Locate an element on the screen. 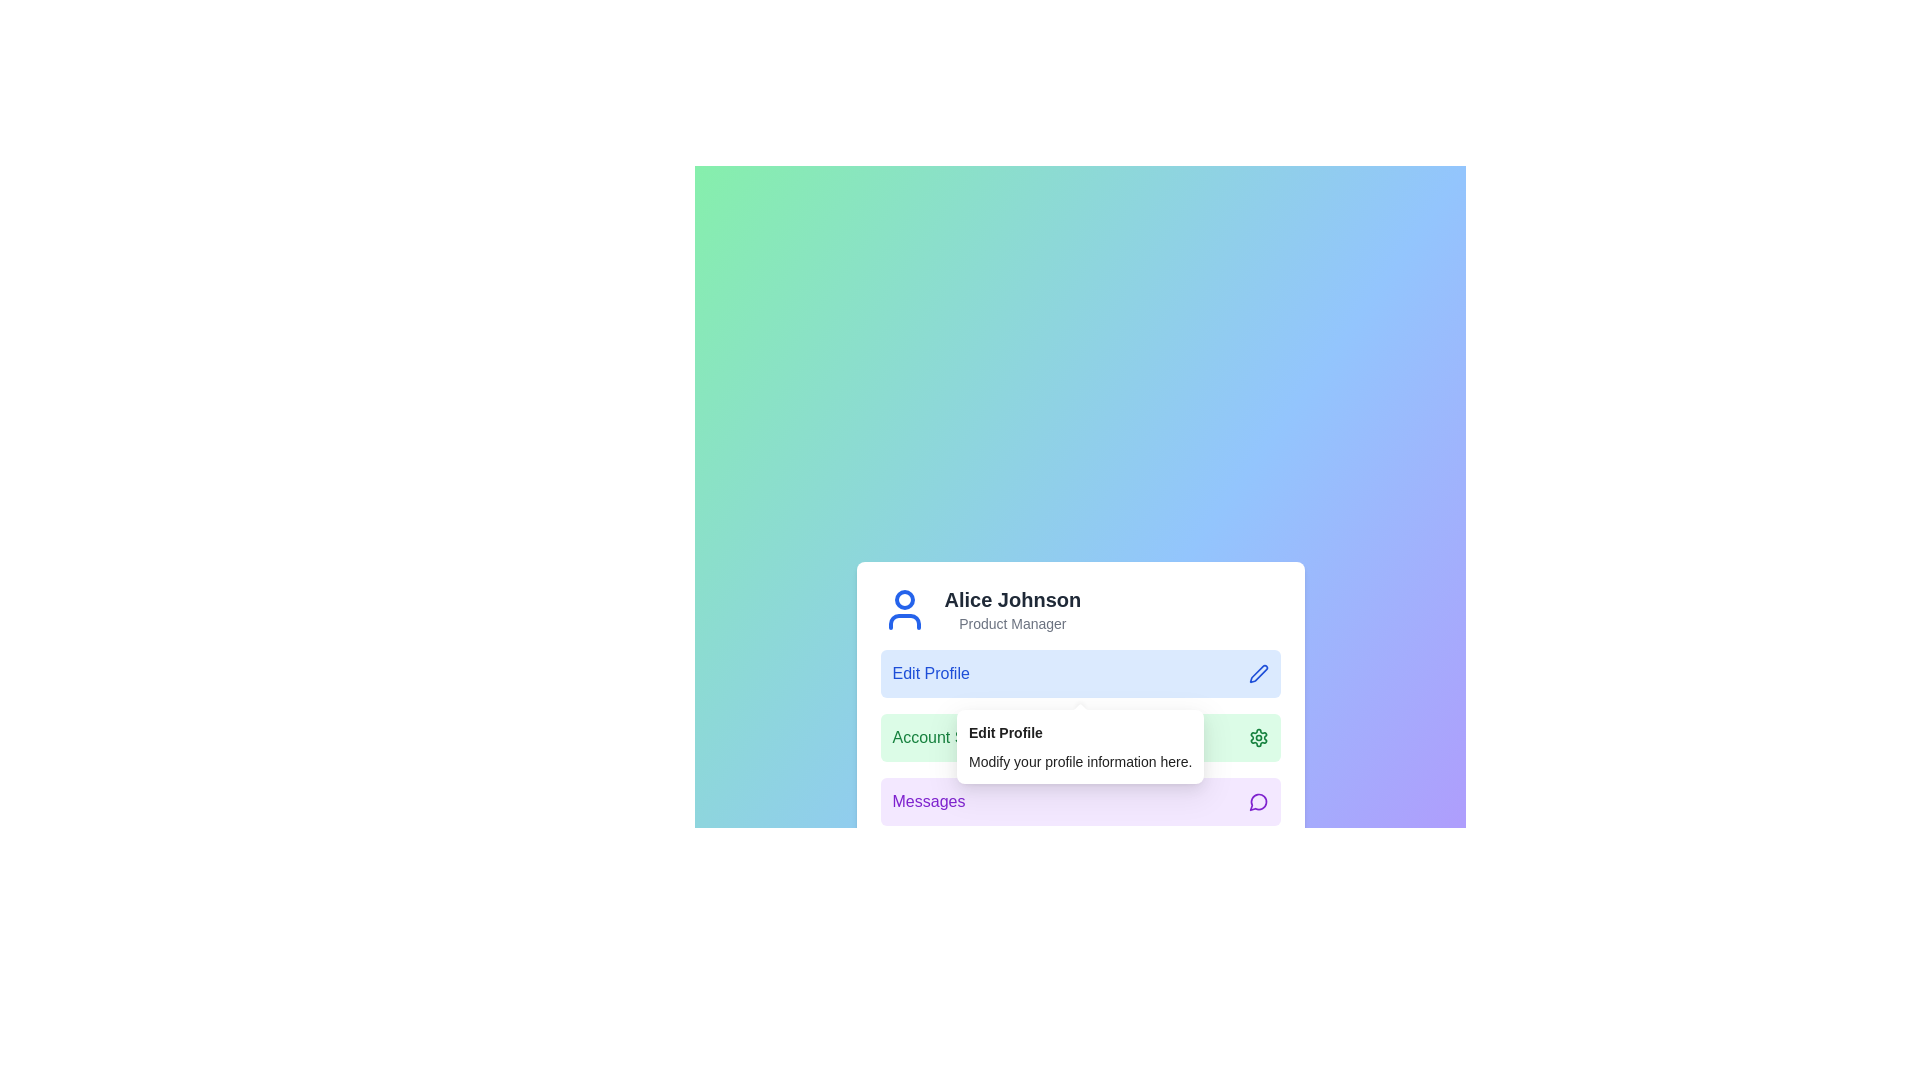 The image size is (1920, 1080). the icon button resembling a pen, located to the right of the 'Edit Profile' button within the user profile information card is located at coordinates (1257, 674).